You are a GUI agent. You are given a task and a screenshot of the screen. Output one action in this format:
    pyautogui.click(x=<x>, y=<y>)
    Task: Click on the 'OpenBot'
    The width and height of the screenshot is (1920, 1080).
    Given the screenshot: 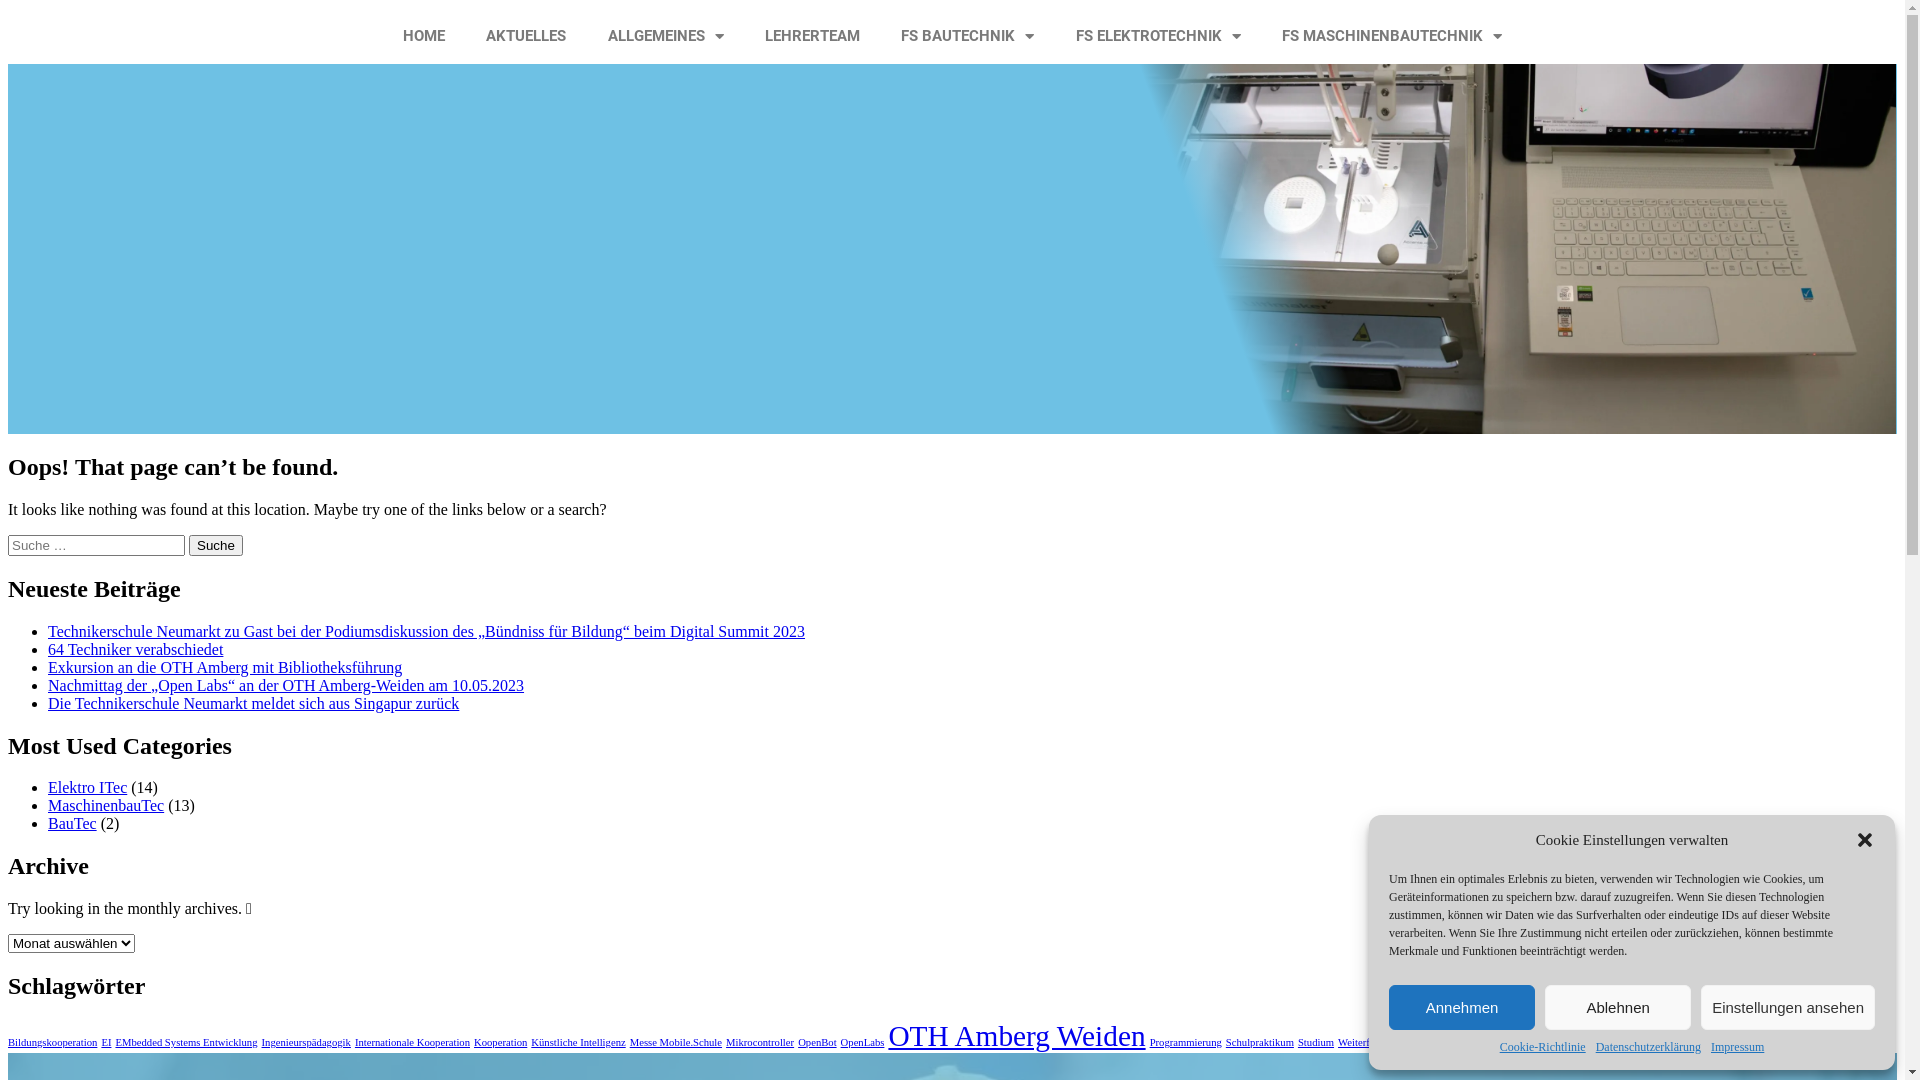 What is the action you would take?
    pyautogui.click(x=816, y=1041)
    